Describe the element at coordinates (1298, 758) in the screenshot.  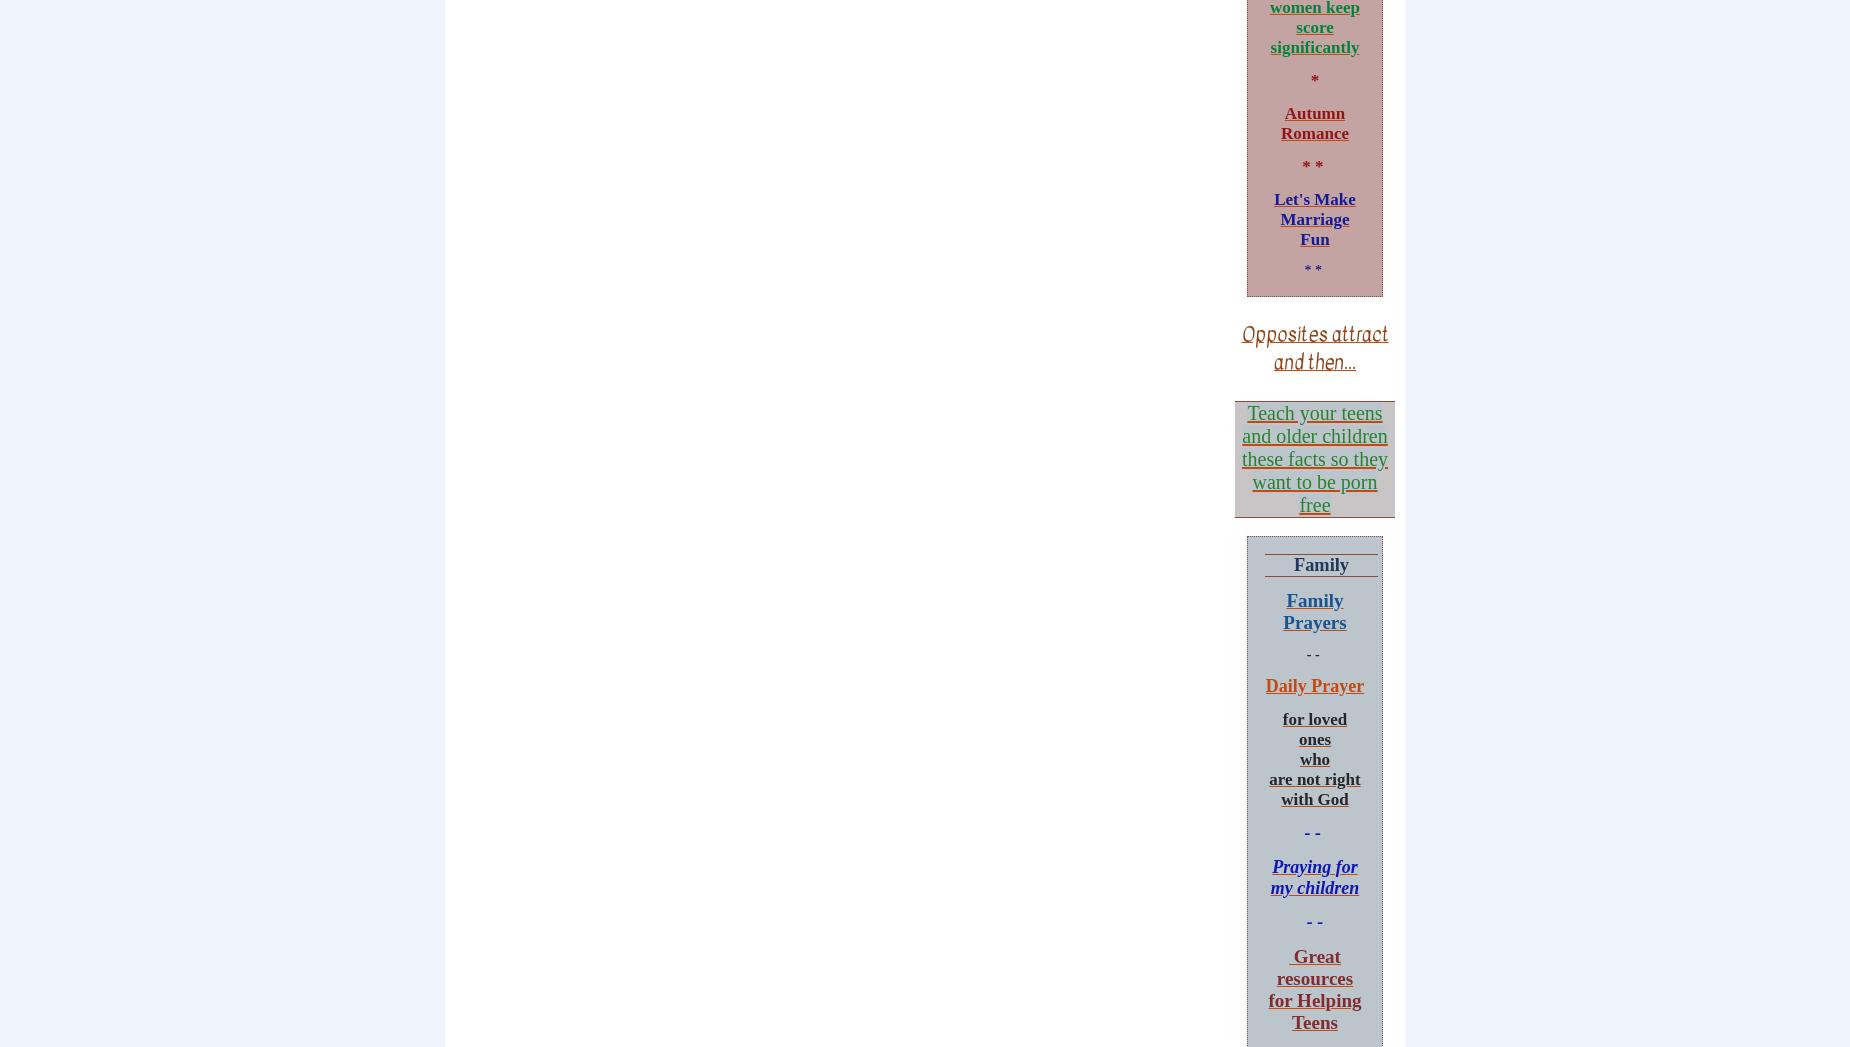
I see `'who'` at that location.